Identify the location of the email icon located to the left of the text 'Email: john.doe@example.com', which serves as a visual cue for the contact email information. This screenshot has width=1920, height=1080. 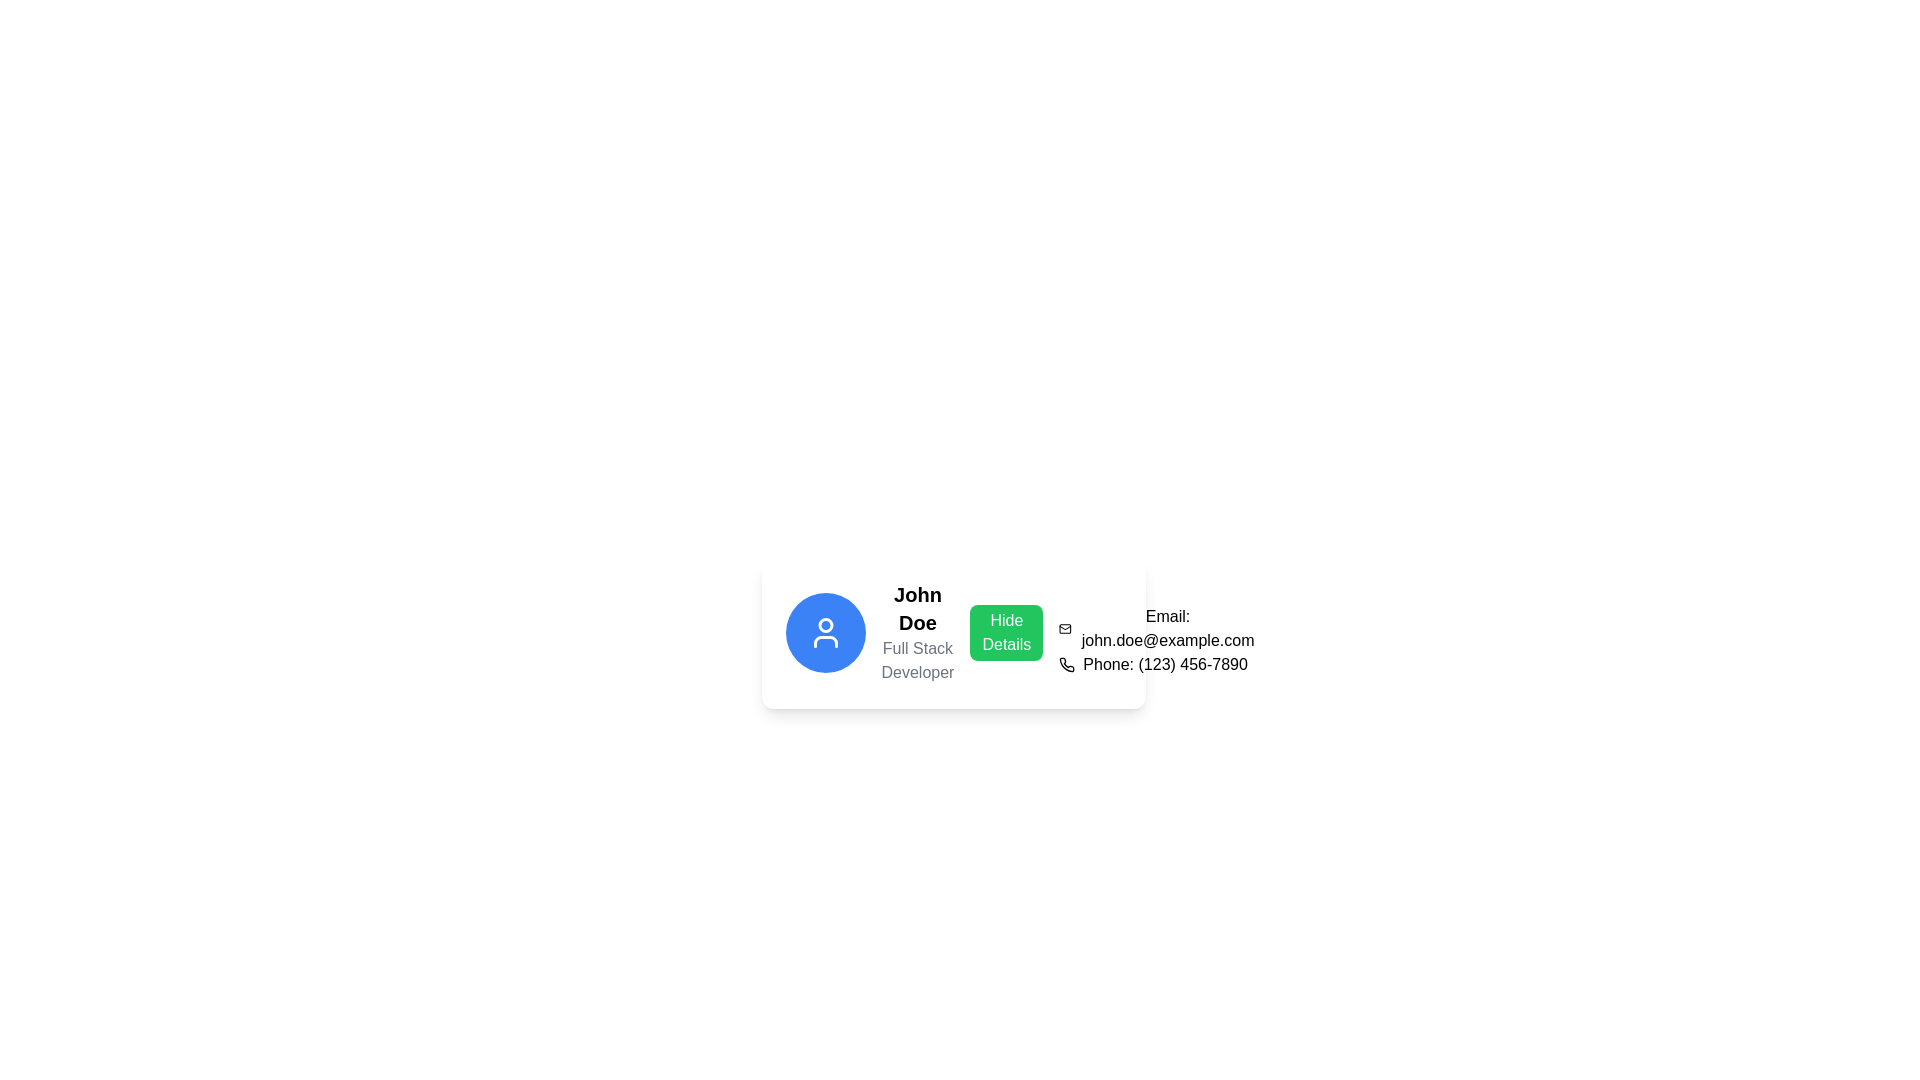
(1064, 627).